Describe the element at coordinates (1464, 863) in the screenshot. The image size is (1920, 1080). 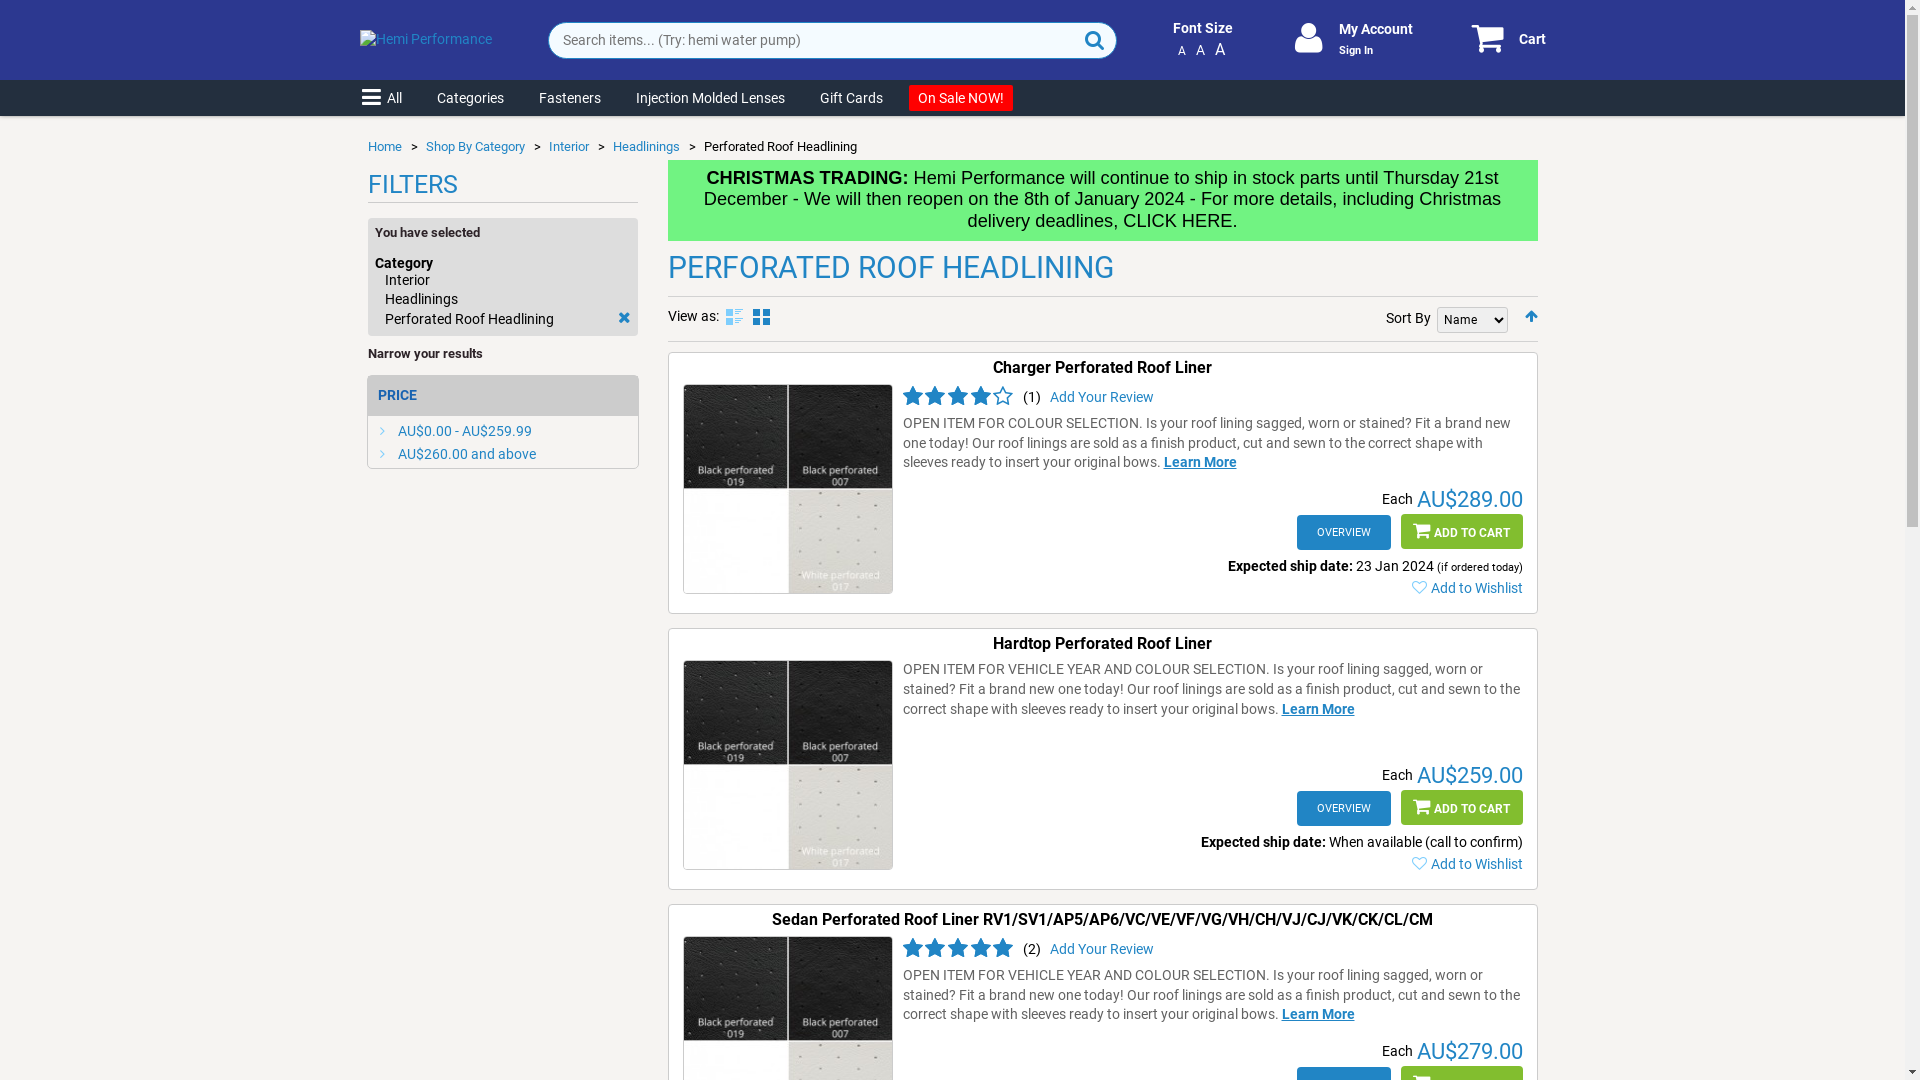
I see `'Add to Wishlist'` at that location.